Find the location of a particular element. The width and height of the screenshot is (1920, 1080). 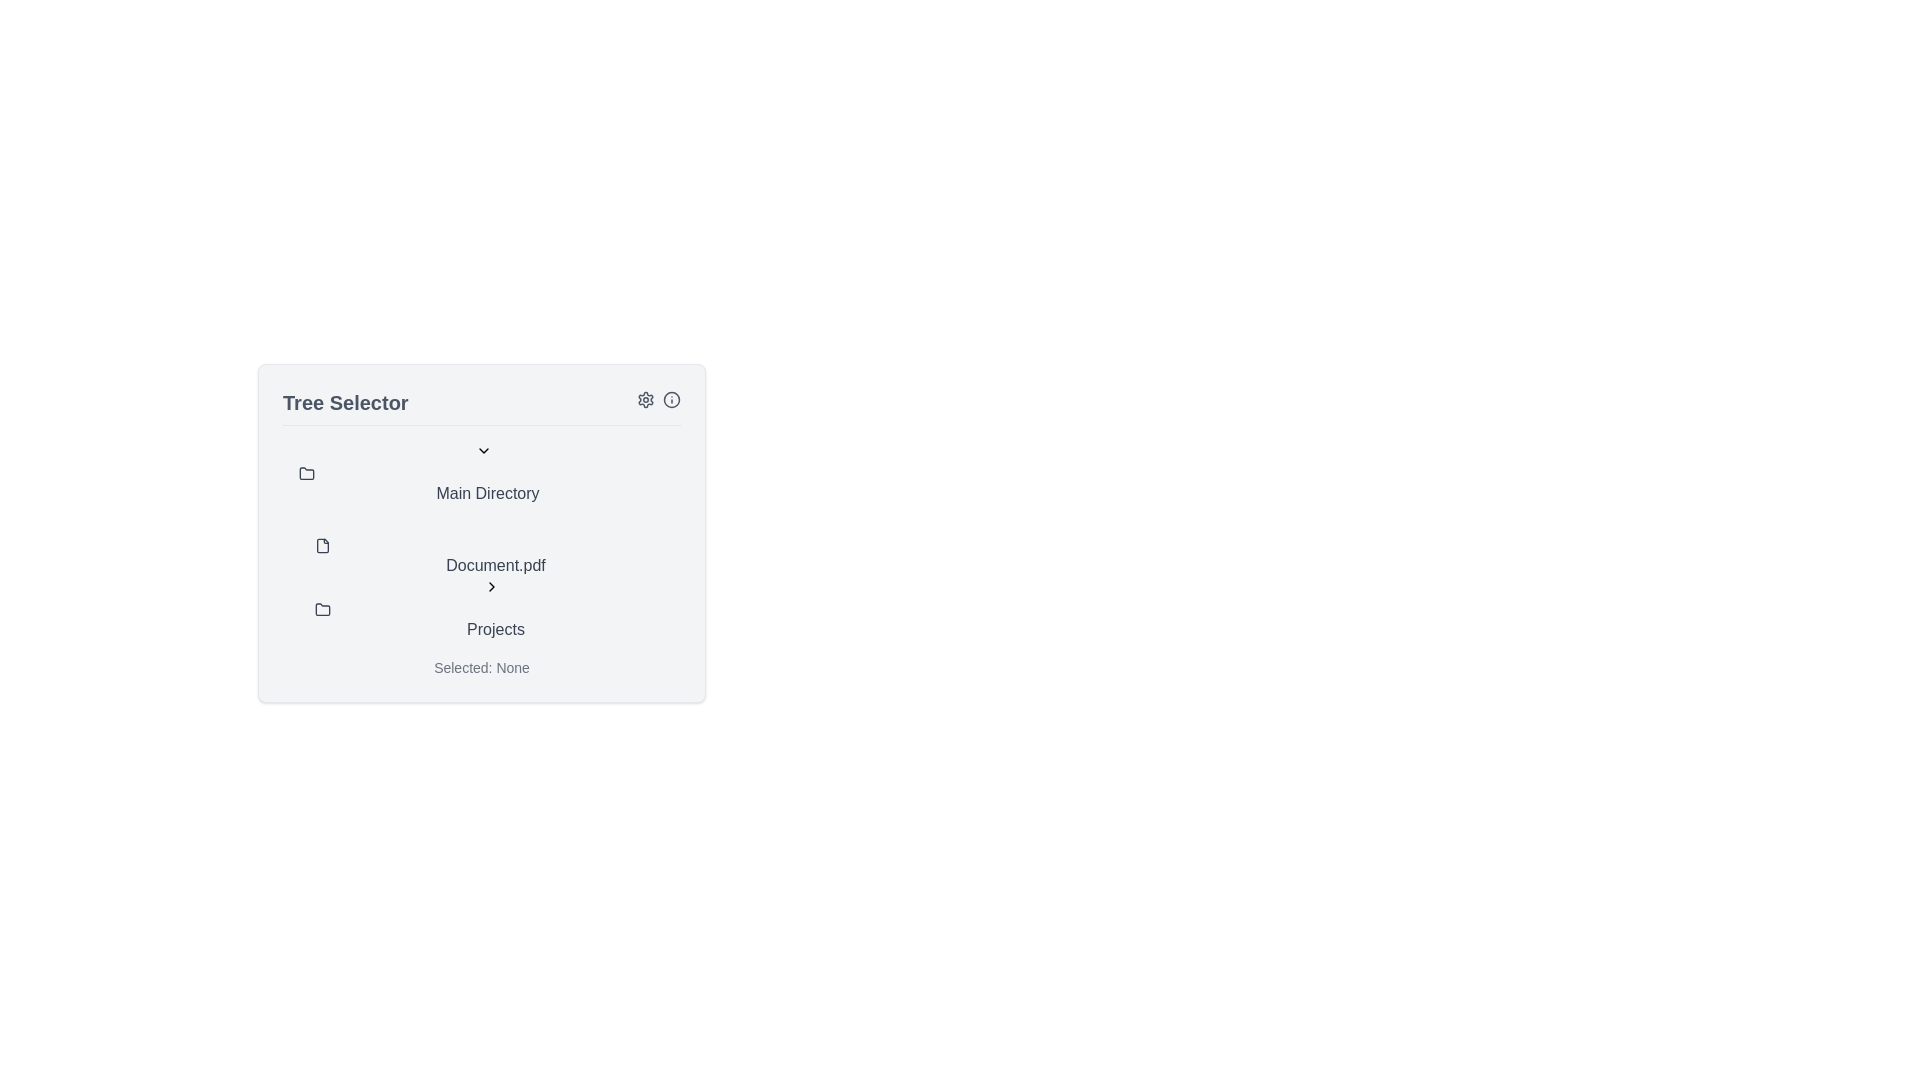

the folder icon, which is a gray outline with sharp corners, located to the left of the 'Projects' text is located at coordinates (306, 473).